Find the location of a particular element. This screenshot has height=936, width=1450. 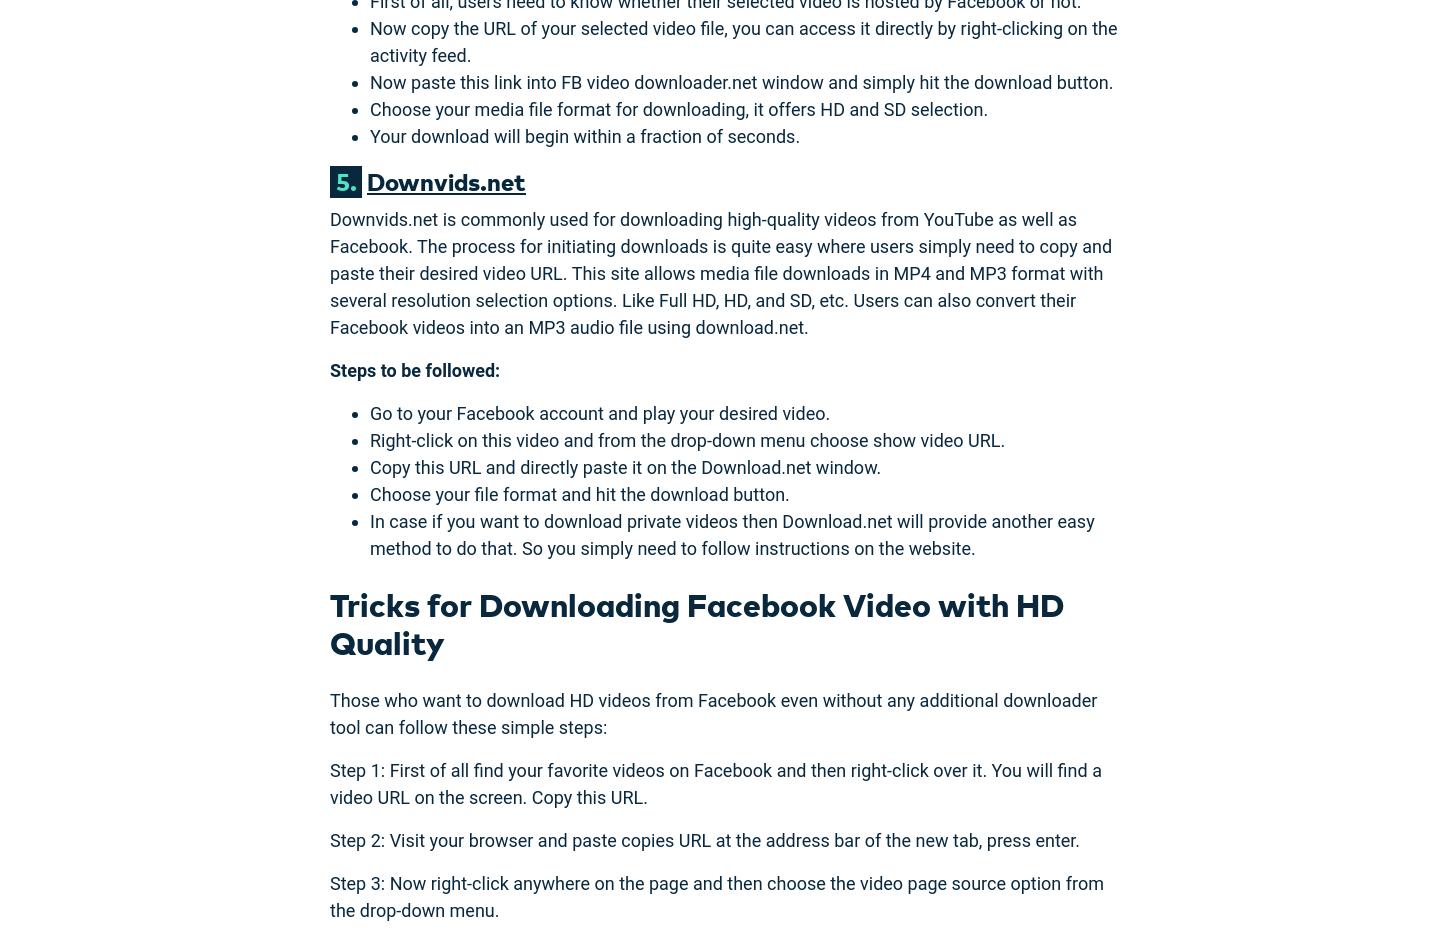

'Right-click on this video and from the drop-down menu choose show video URL.' is located at coordinates (686, 439).